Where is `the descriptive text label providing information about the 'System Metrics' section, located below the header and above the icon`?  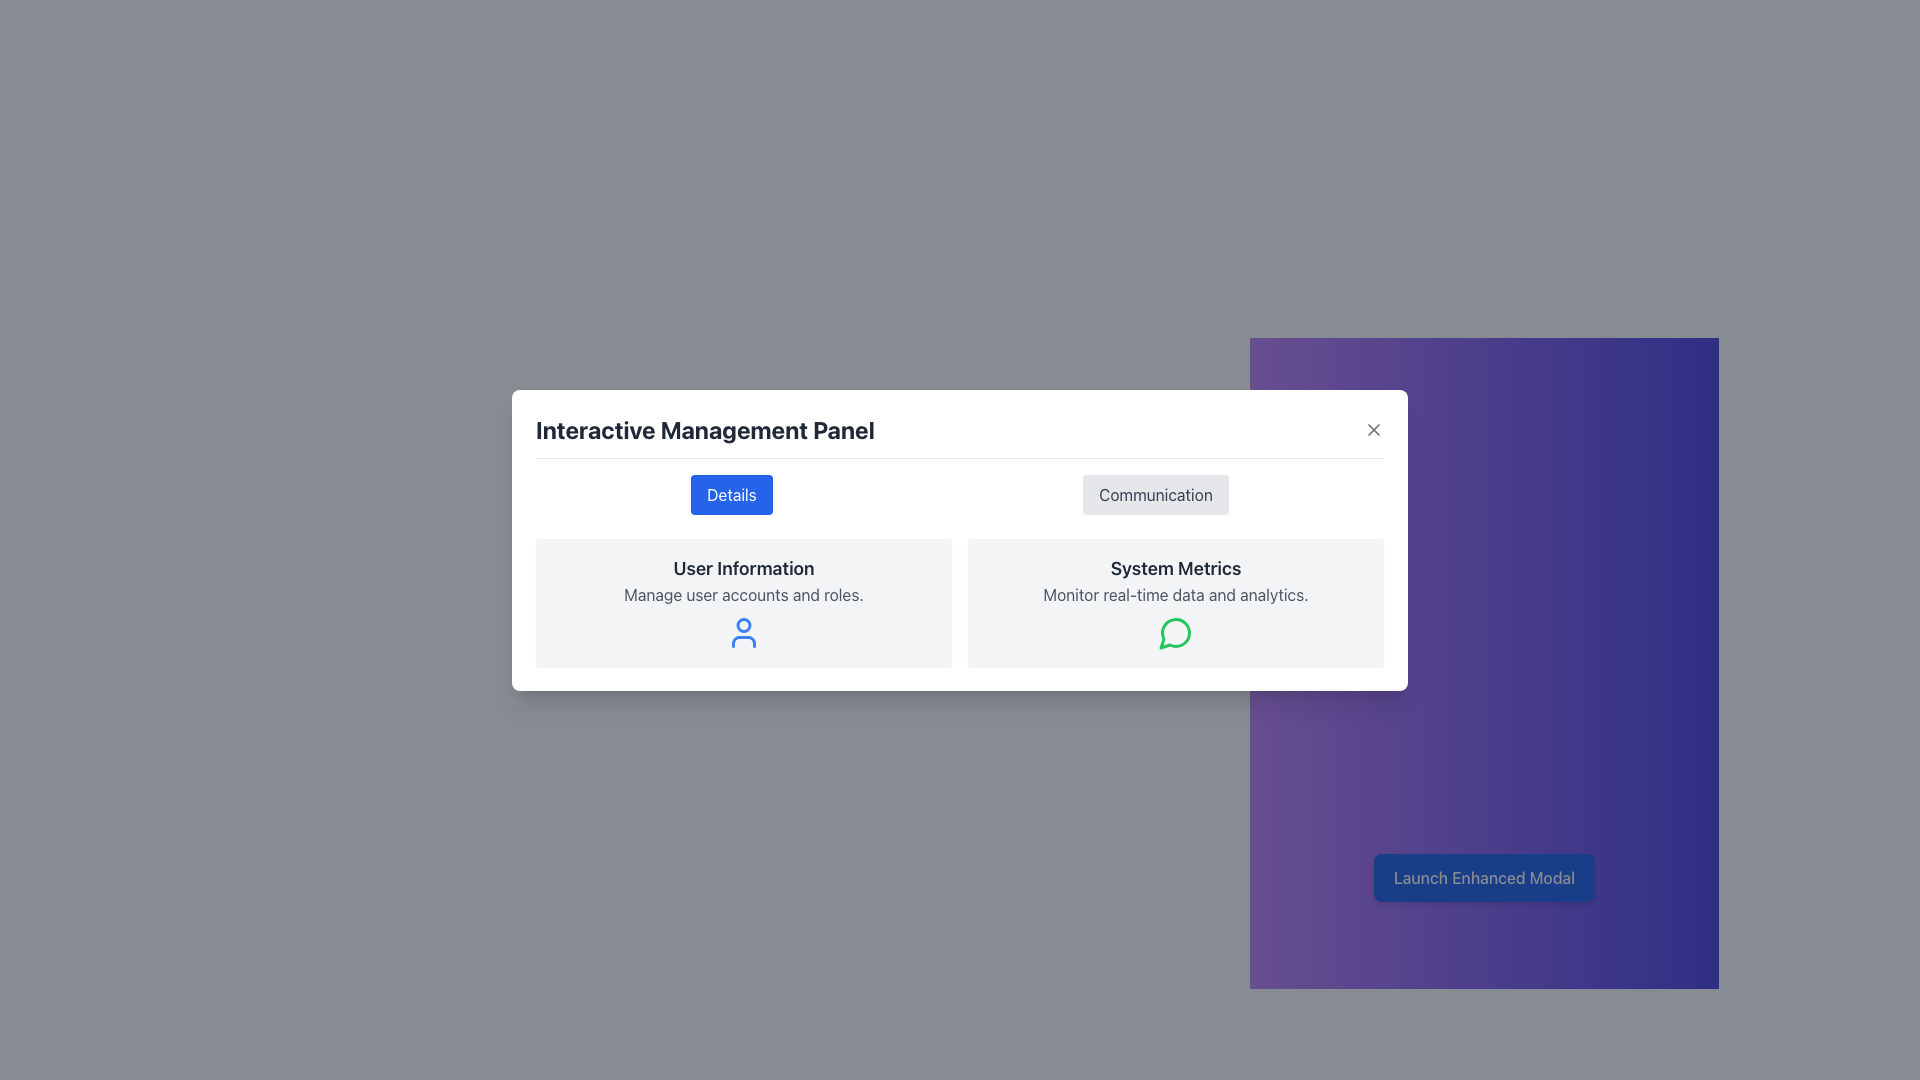
the descriptive text label providing information about the 'System Metrics' section, located below the header and above the icon is located at coordinates (1176, 593).